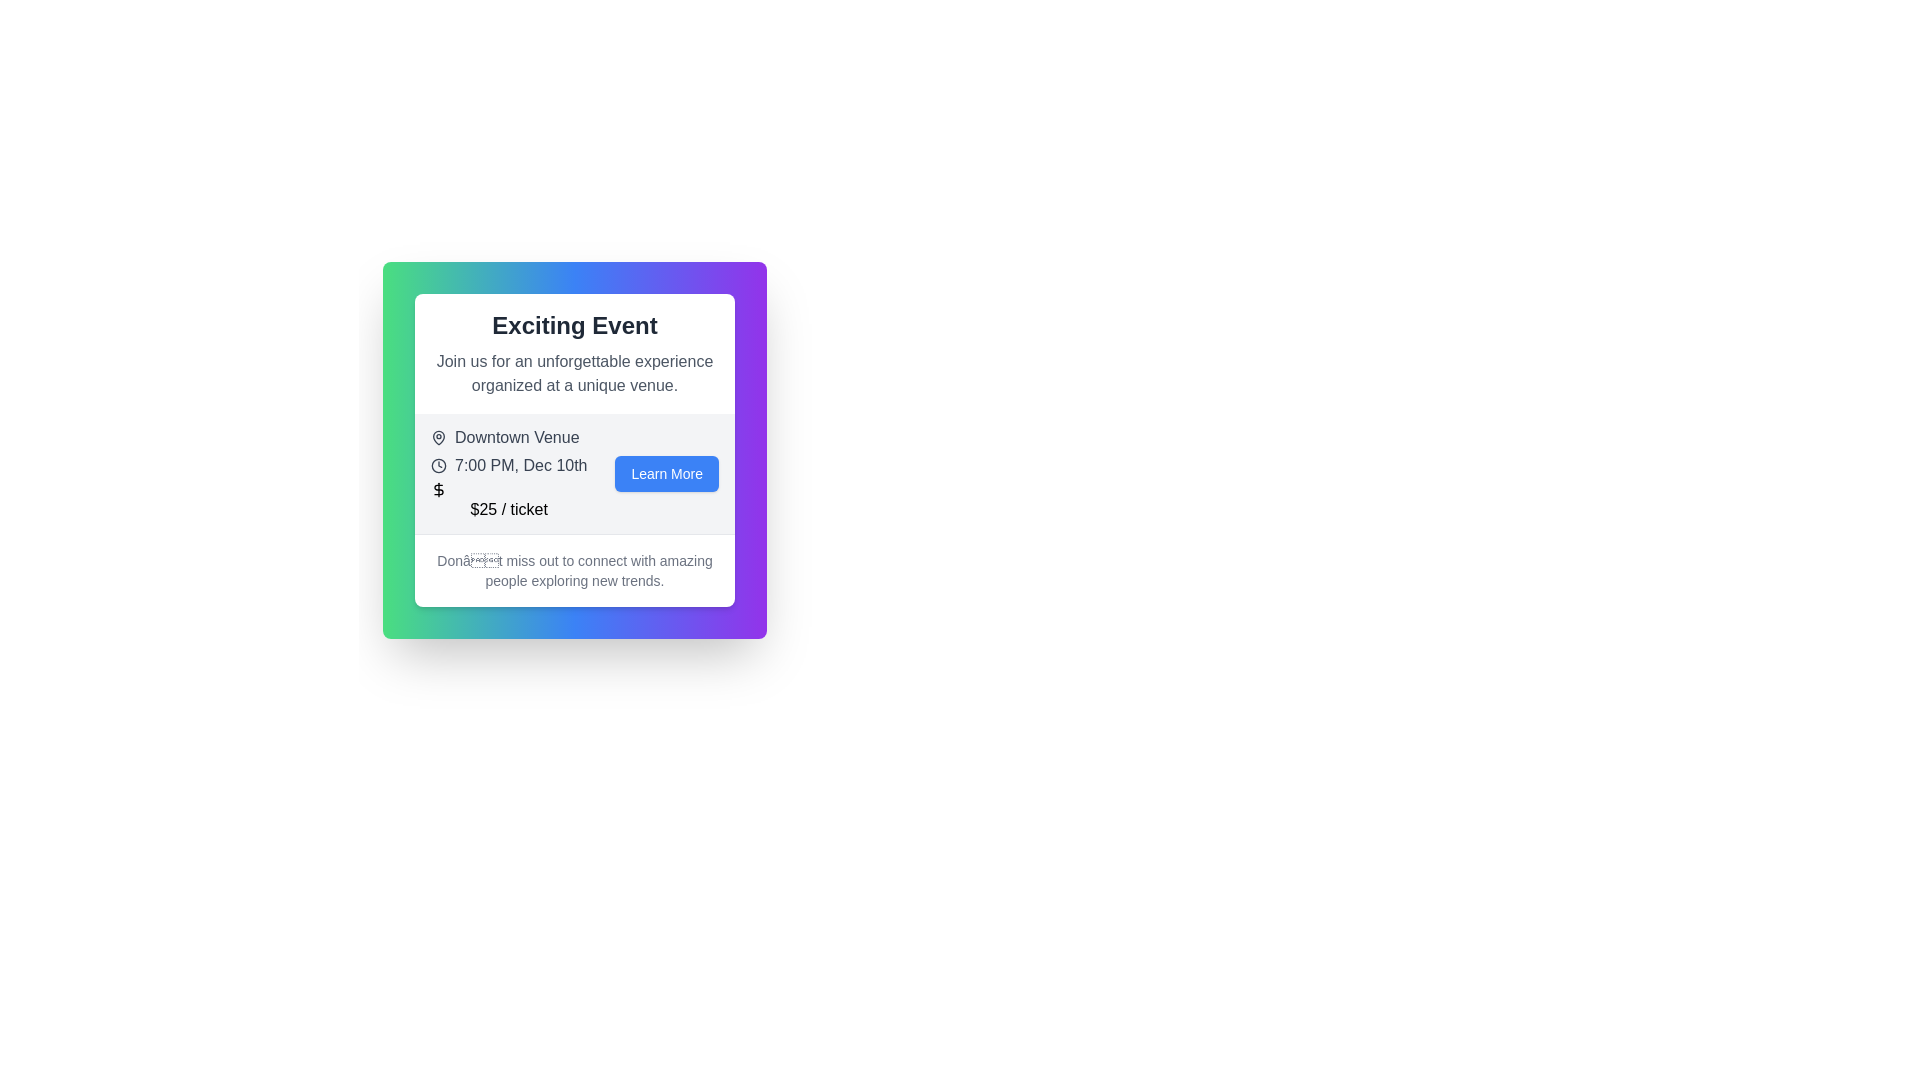 This screenshot has height=1080, width=1920. I want to click on the Static Text displaying the price of tickets, which shows '$25 / ticket' and is located beneath the text '7:00 PM, Dec 10th', so click(509, 500).